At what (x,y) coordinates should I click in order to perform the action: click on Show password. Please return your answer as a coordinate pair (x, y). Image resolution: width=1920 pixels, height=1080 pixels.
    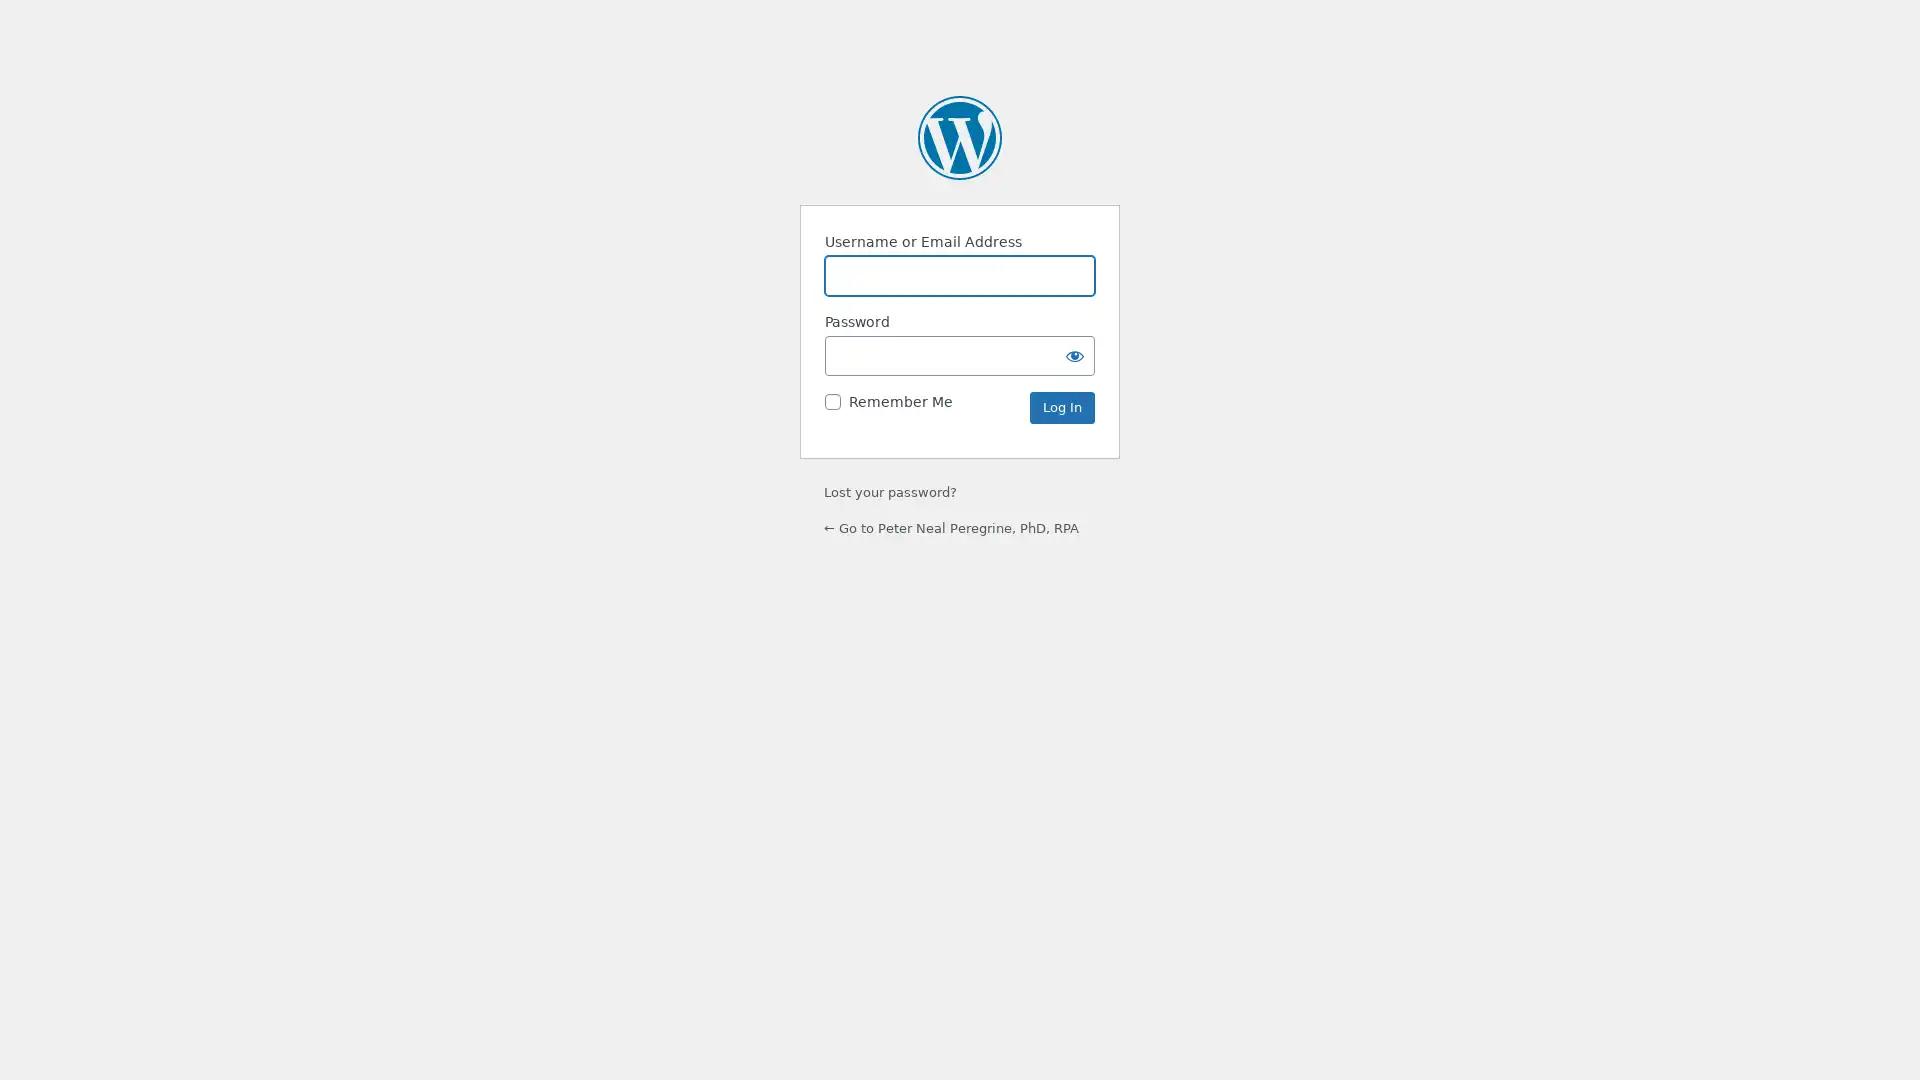
    Looking at the image, I should click on (1074, 354).